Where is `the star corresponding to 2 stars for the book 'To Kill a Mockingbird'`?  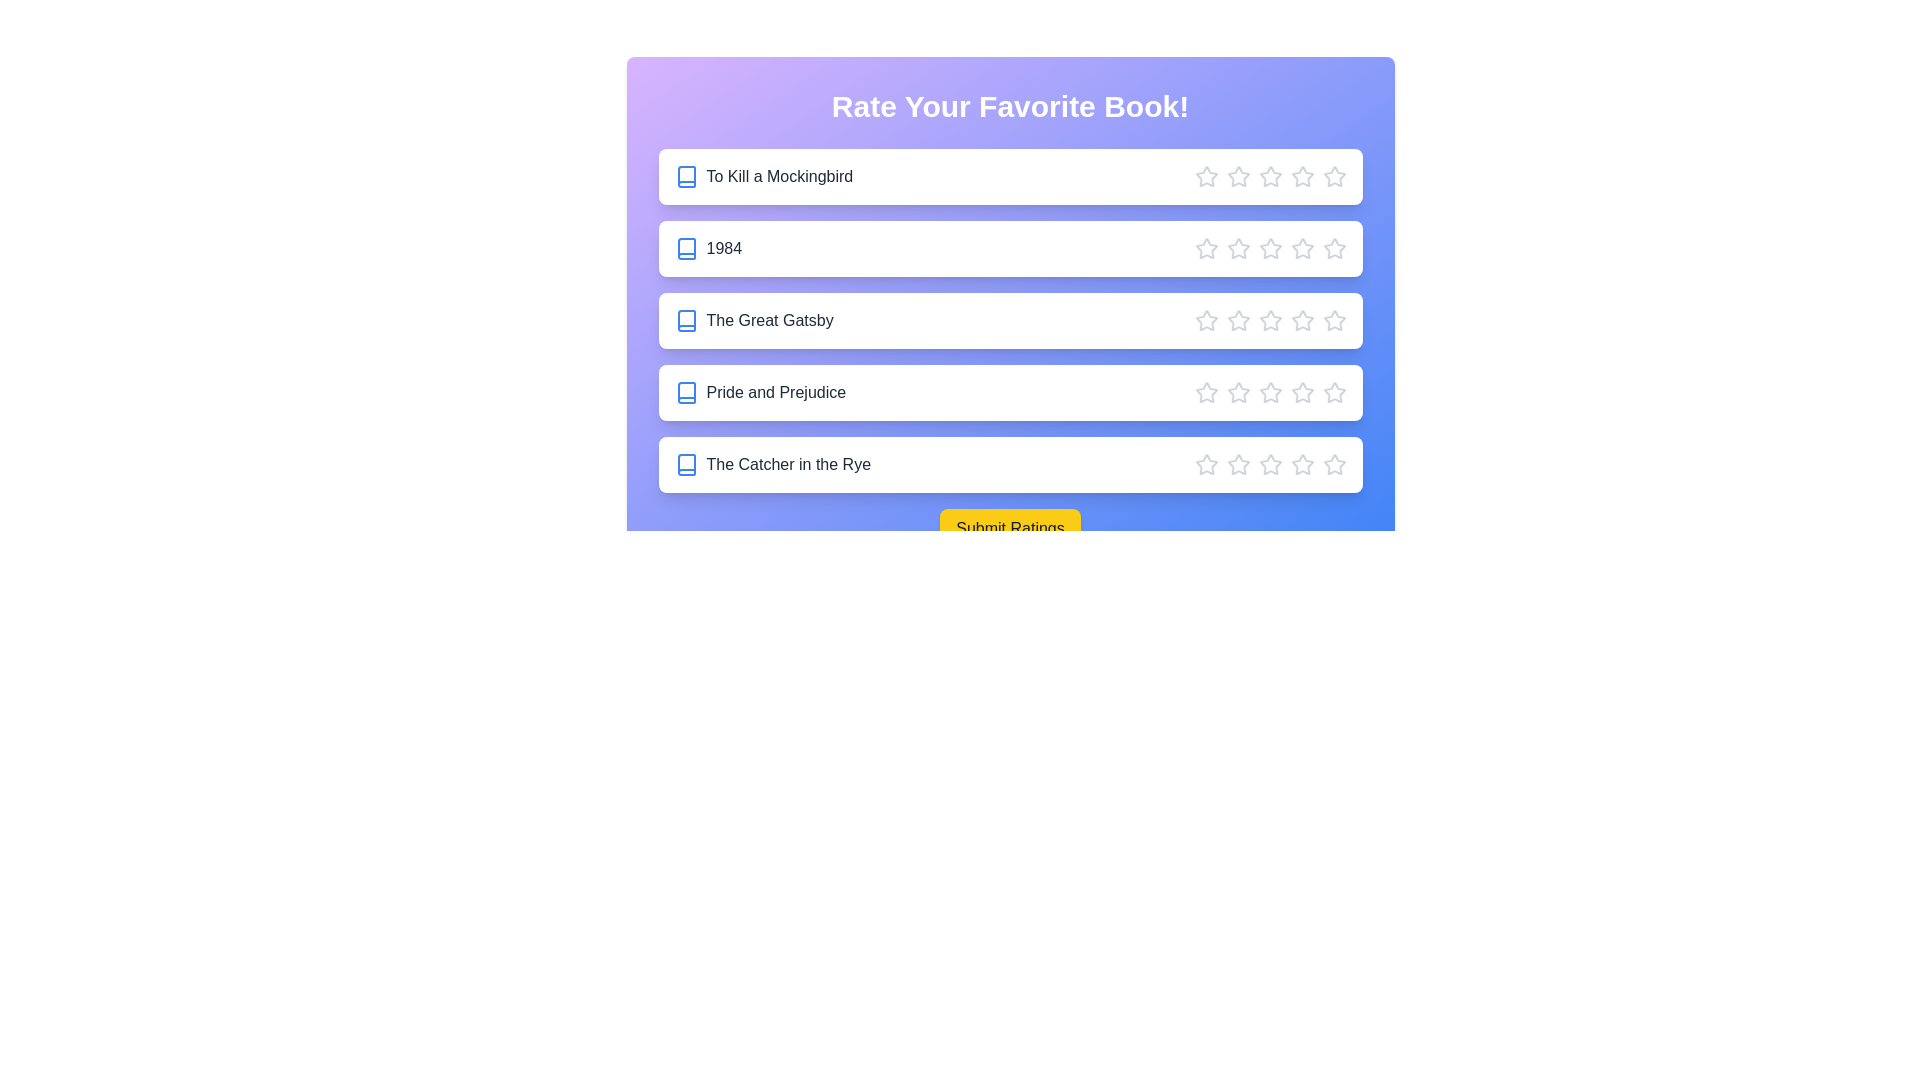
the star corresponding to 2 stars for the book 'To Kill a Mockingbird' is located at coordinates (1237, 176).